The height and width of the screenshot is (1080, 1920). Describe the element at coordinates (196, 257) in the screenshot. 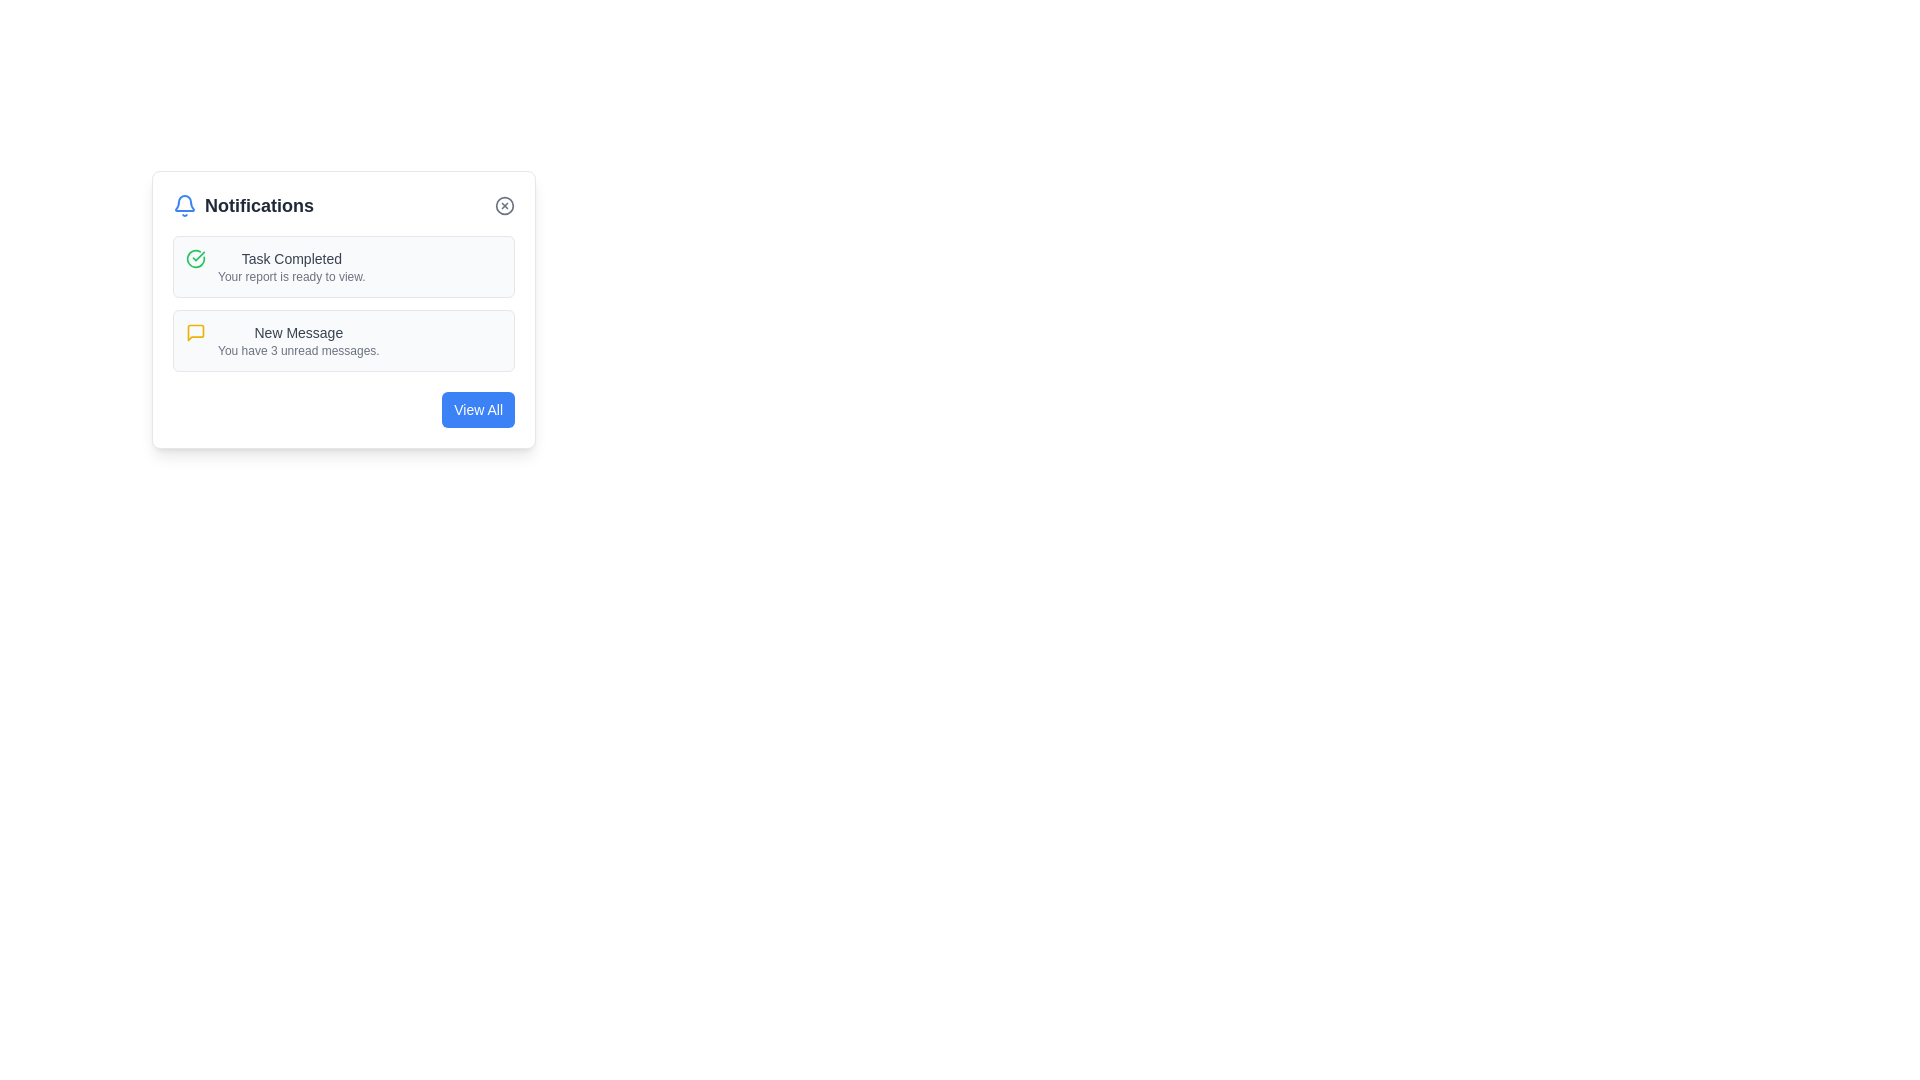

I see `icon indicating successful task completion located in the notification panel, specifically to the left of the 'Task Completed' text` at that location.